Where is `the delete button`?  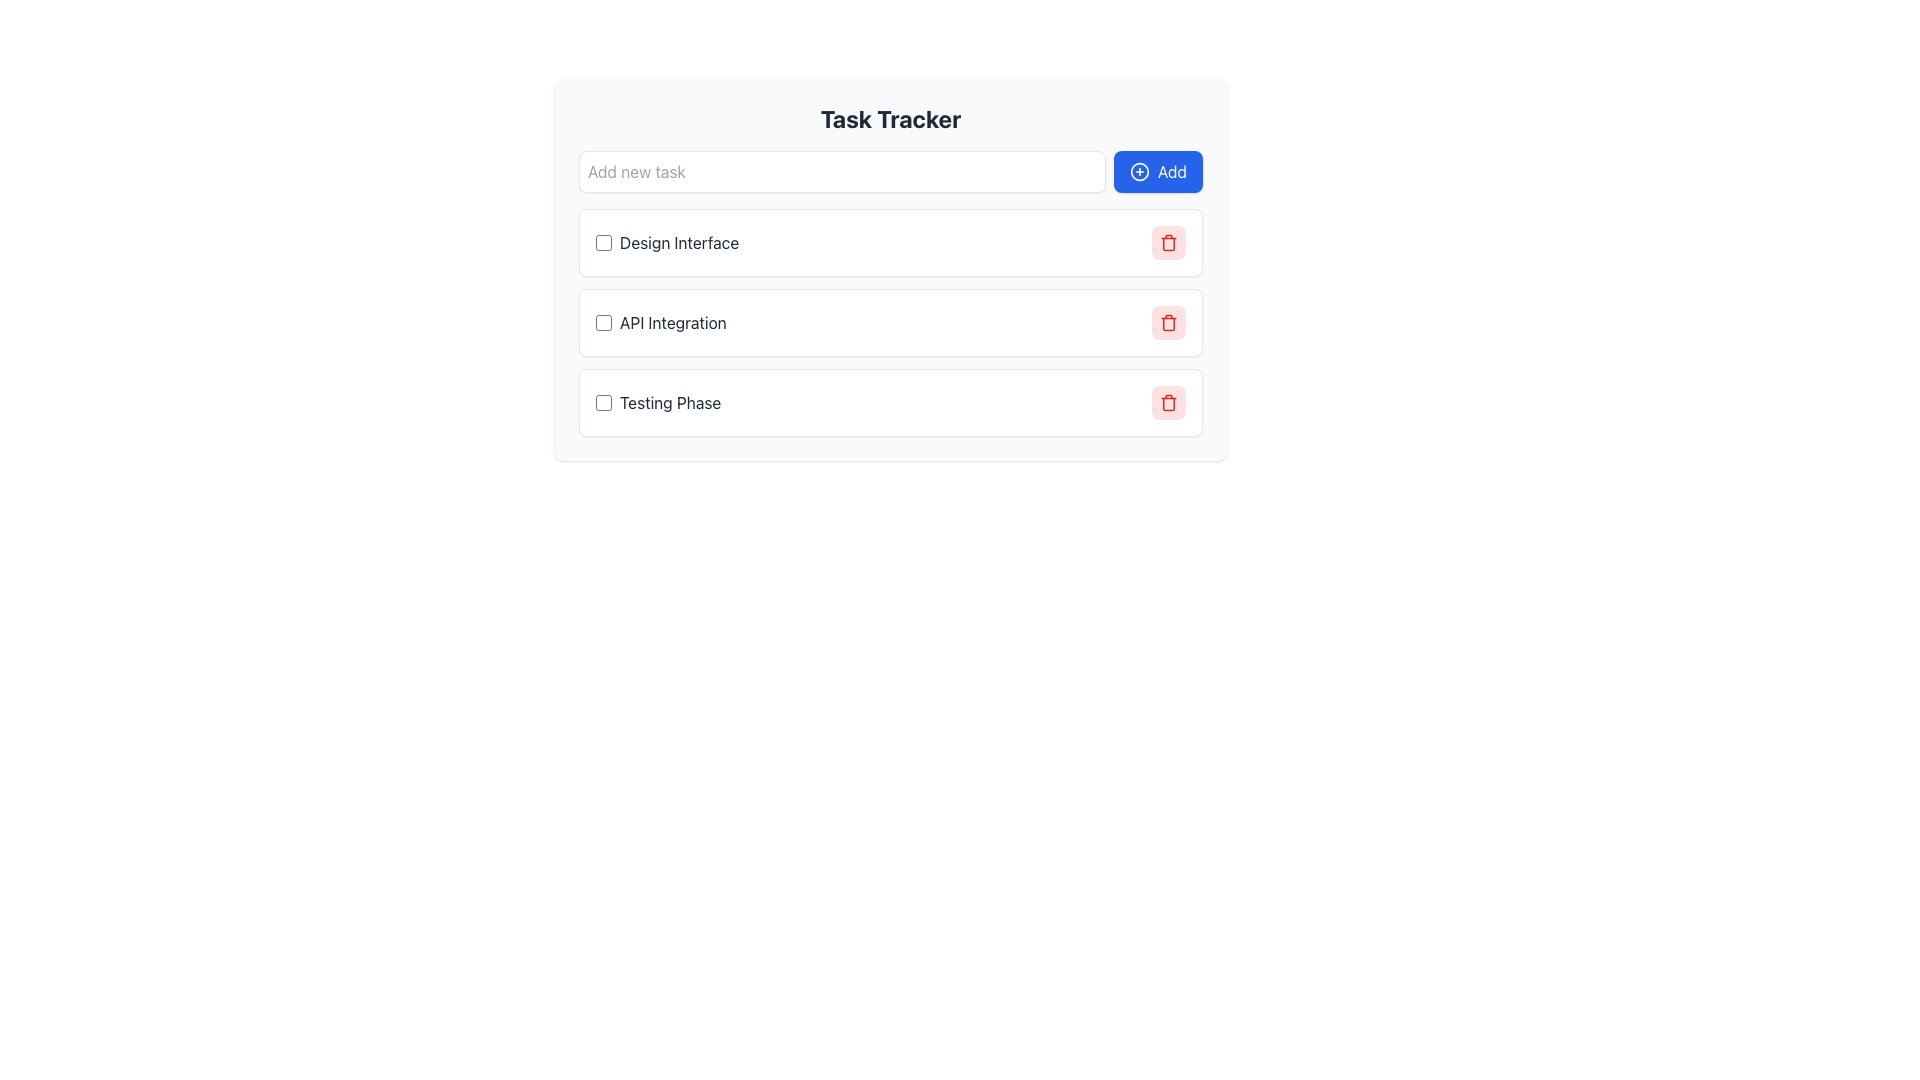
the delete button is located at coordinates (1169, 242).